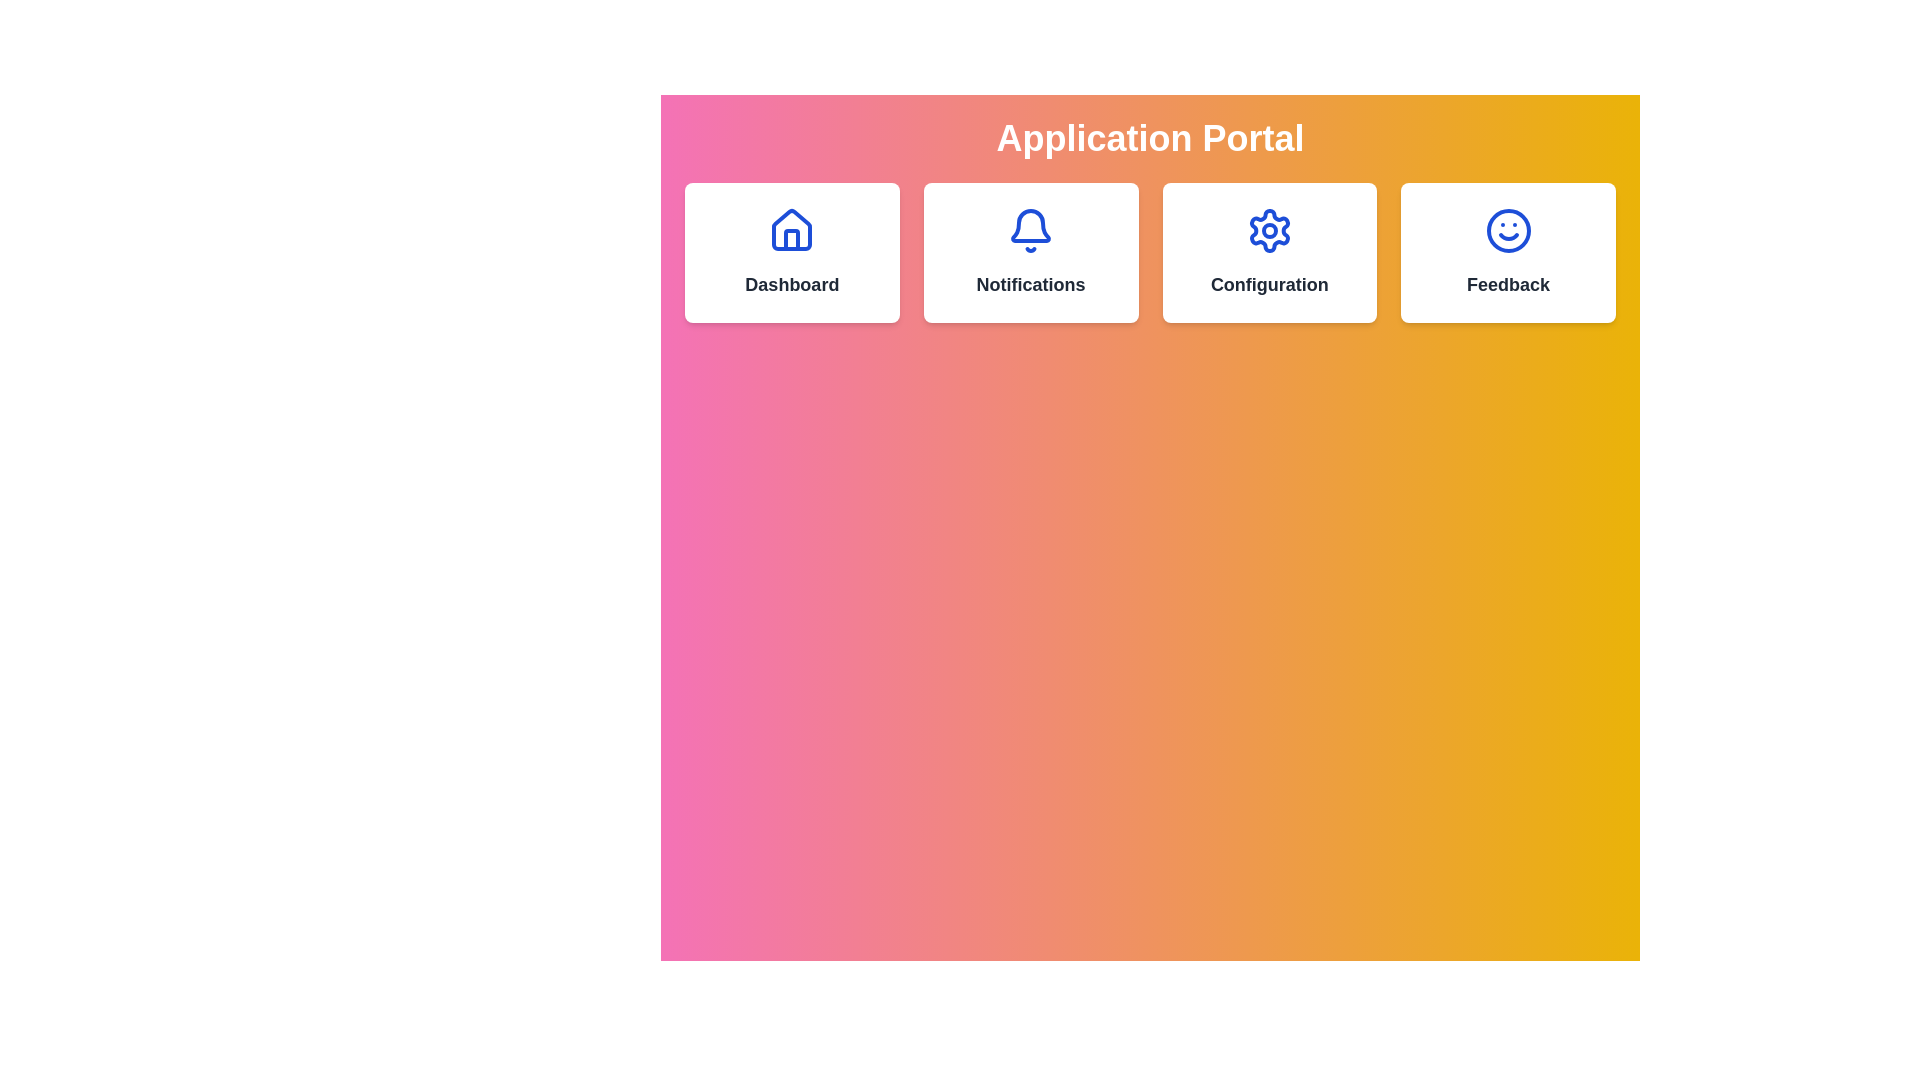  Describe the element at coordinates (1268, 285) in the screenshot. I see `the 'Configuration' text label which is bold and large, styled in black, positioned below a gear icon in the third square card of a four-card layout` at that location.